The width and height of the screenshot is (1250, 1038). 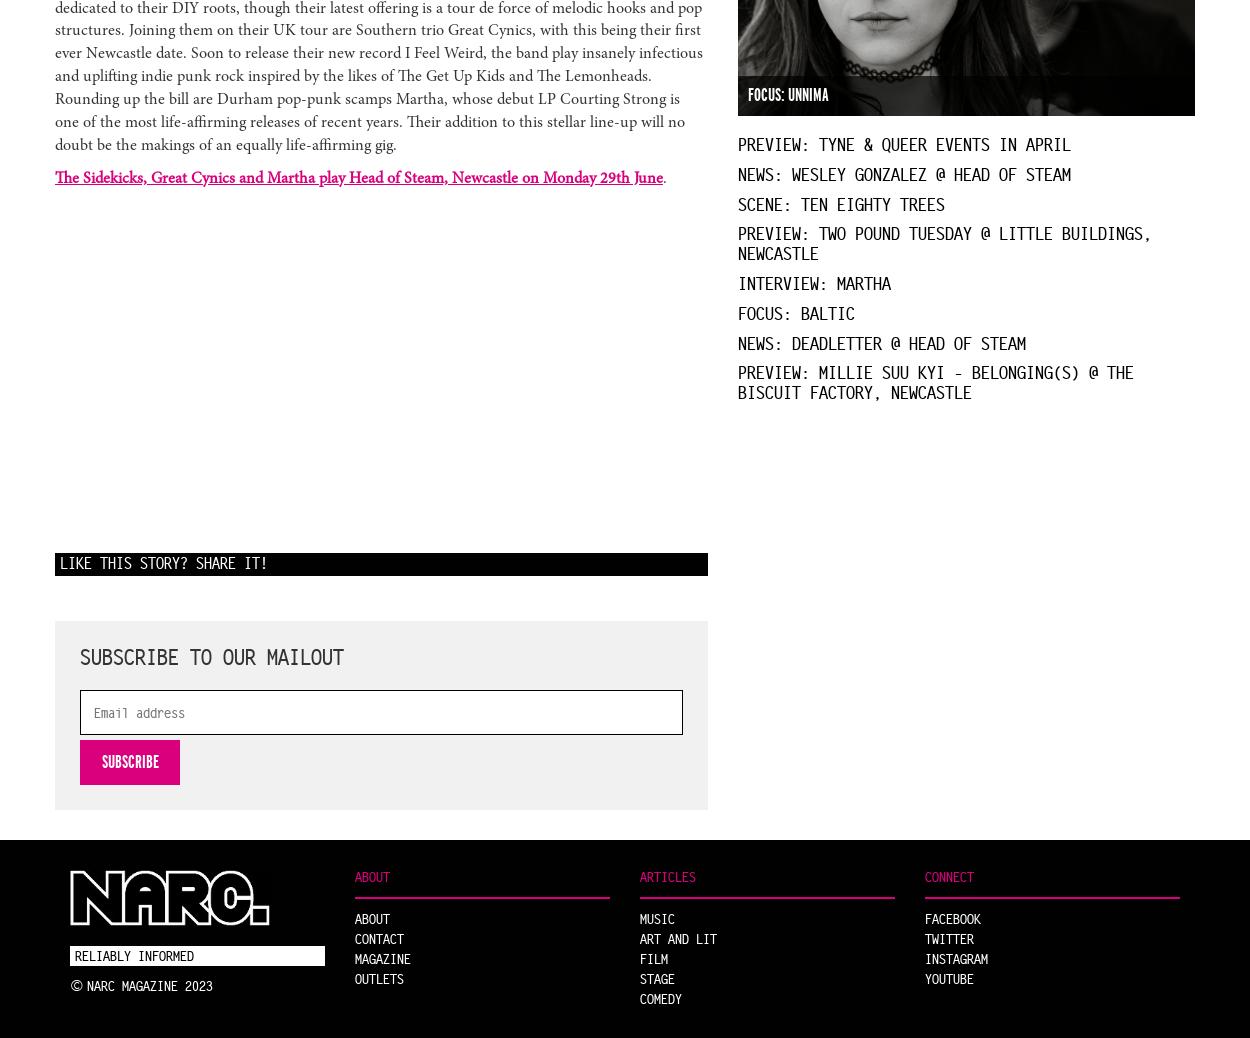 What do you see at coordinates (795, 312) in the screenshot?
I see `'Focus: BALTIC'` at bounding box center [795, 312].